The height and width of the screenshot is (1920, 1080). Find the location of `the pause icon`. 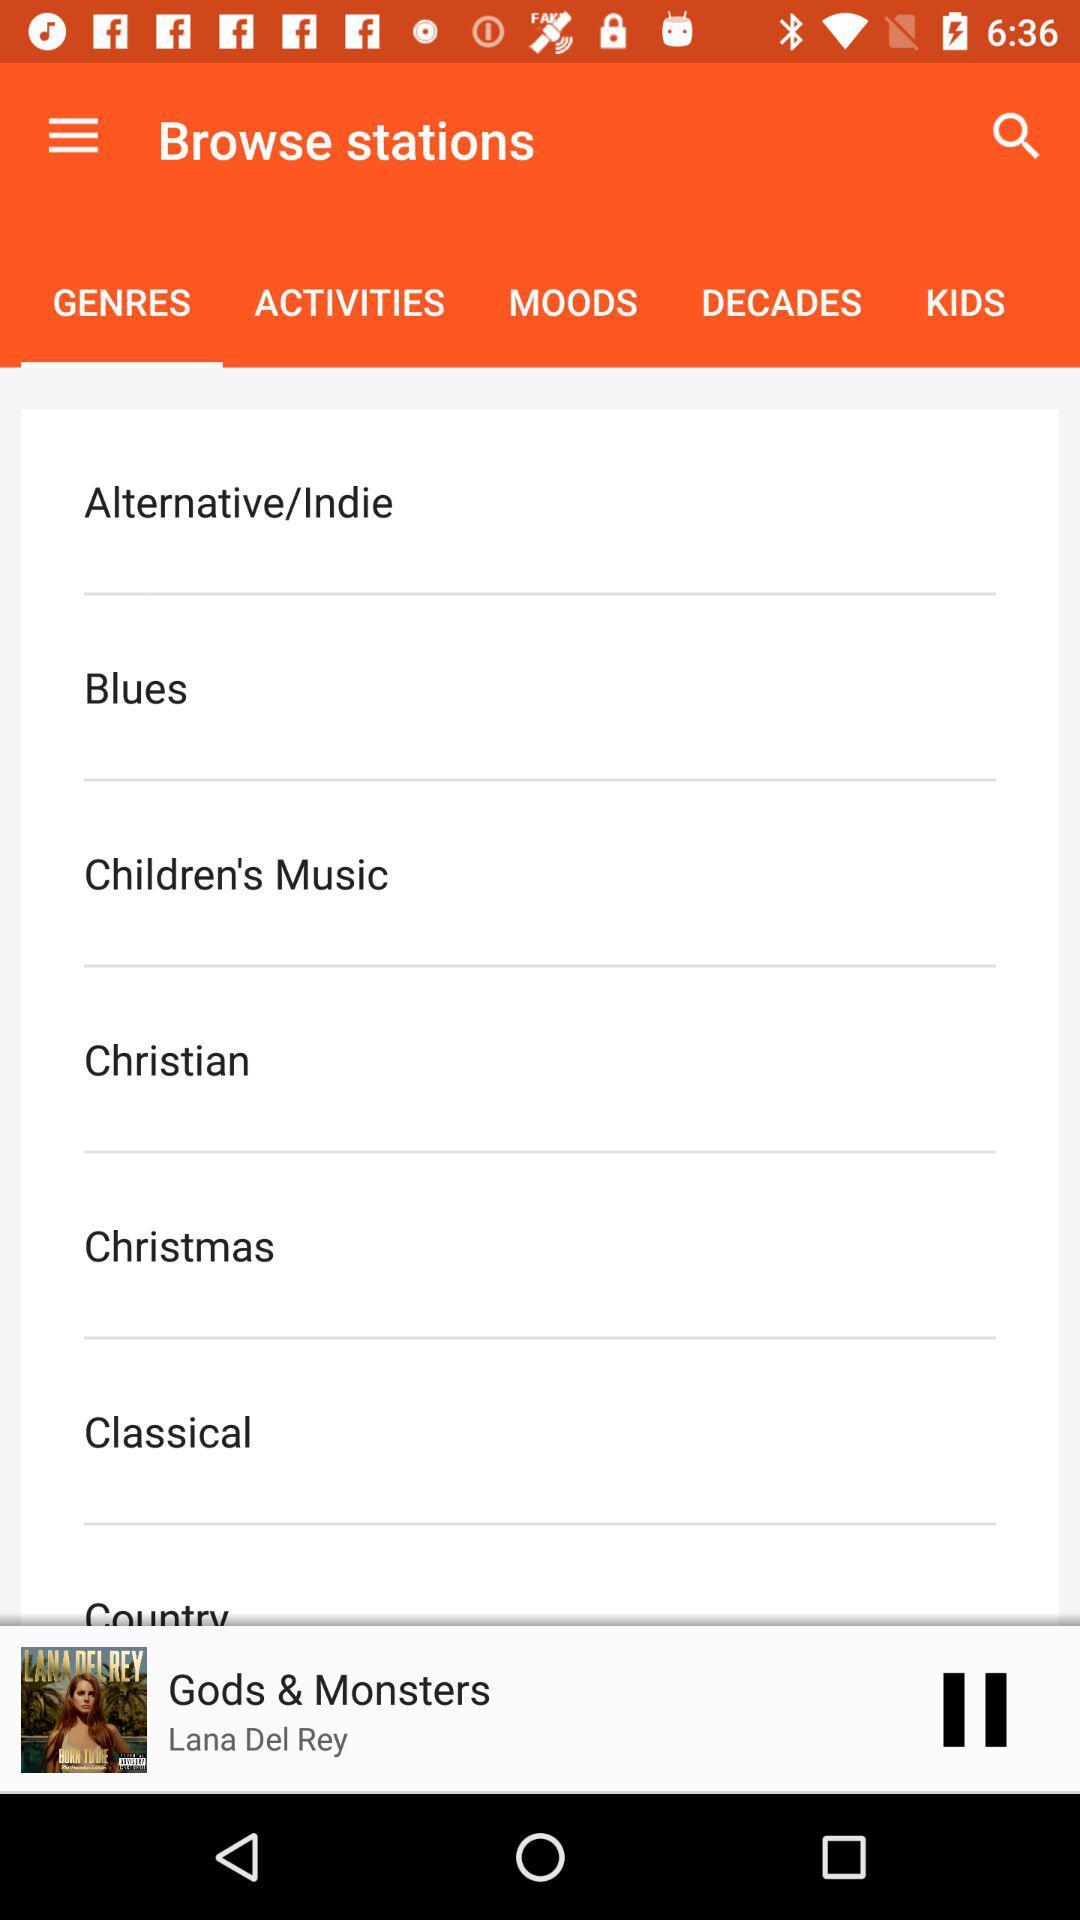

the pause icon is located at coordinates (974, 1708).